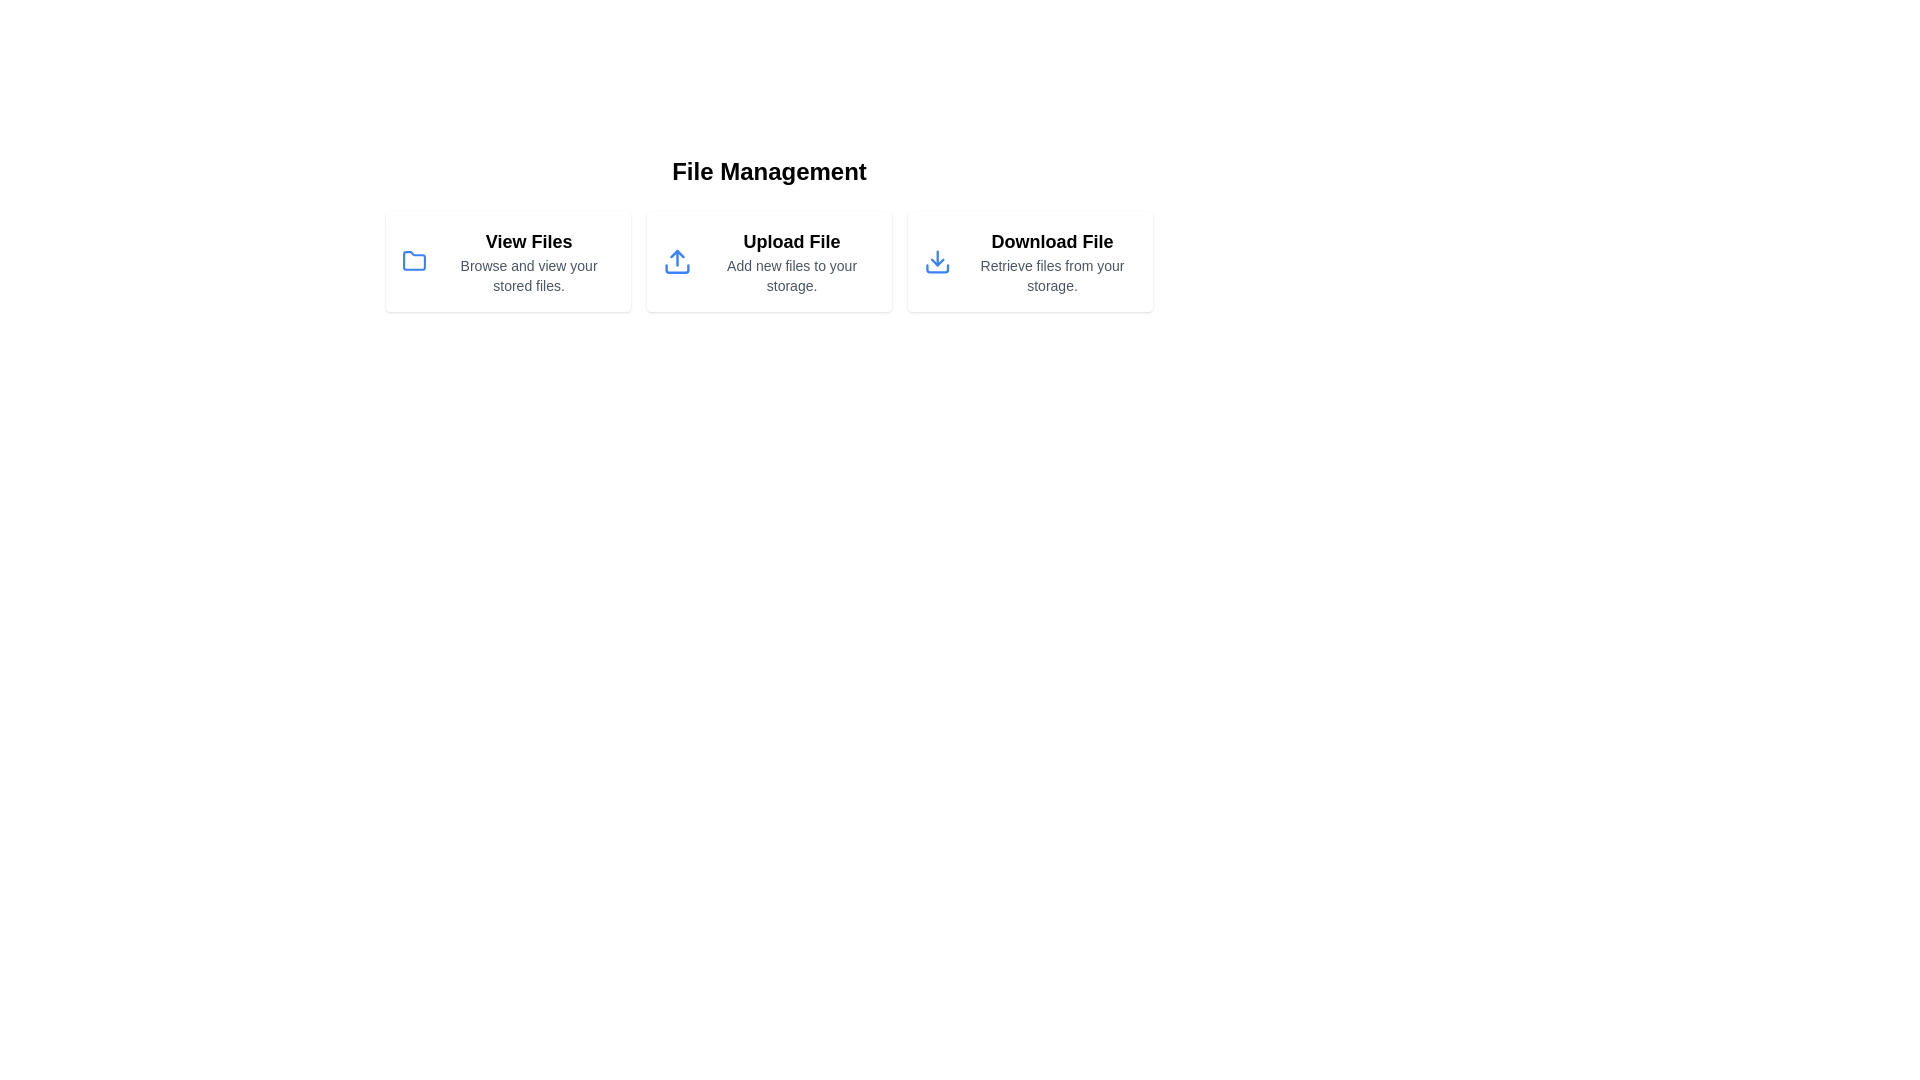  What do you see at coordinates (1051, 276) in the screenshot?
I see `the gray text label that says 'Retrieve files from your storage.' positioned below the 'Download File' title in the file management options grid` at bounding box center [1051, 276].